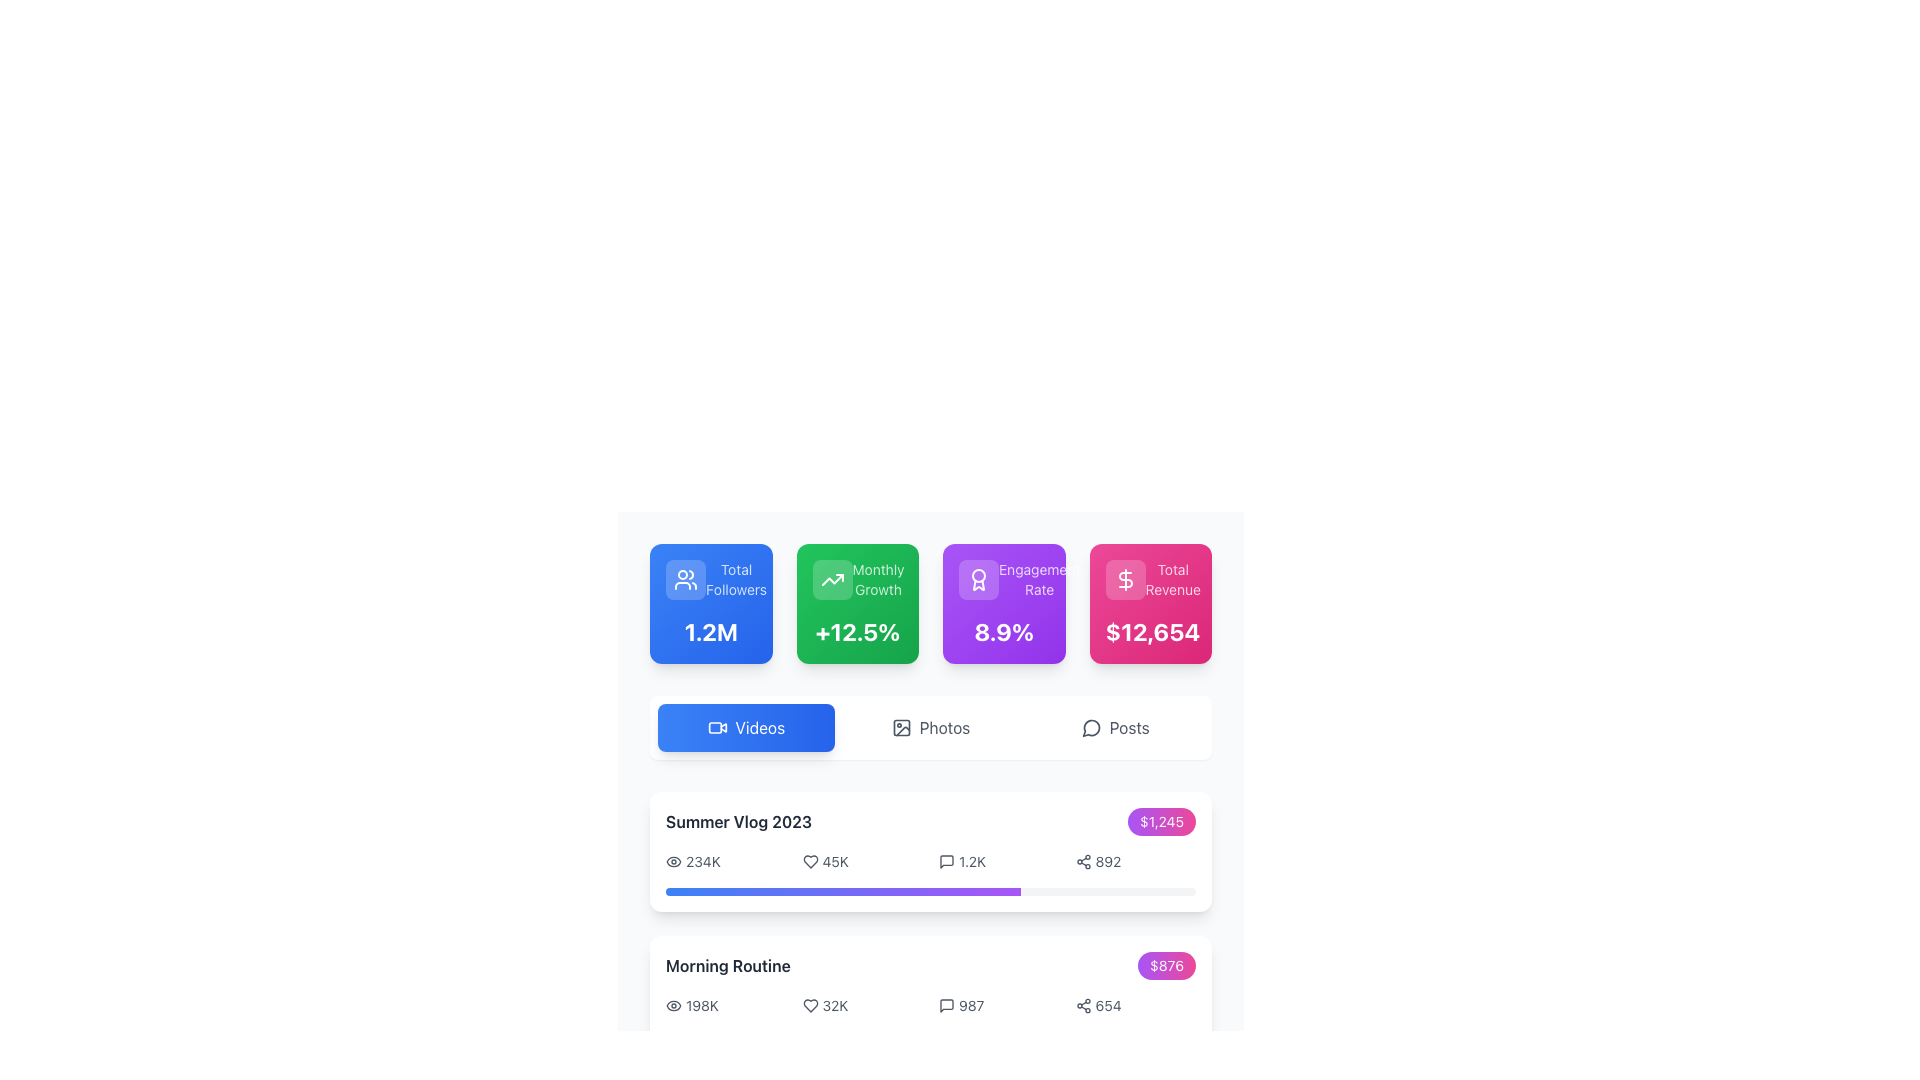 The width and height of the screenshot is (1920, 1080). I want to click on the 'Total Revenue' label, which is styled with white text on a pink-to-red gradient background, located at the top right section of a pink rectangular card, so click(1150, 579).